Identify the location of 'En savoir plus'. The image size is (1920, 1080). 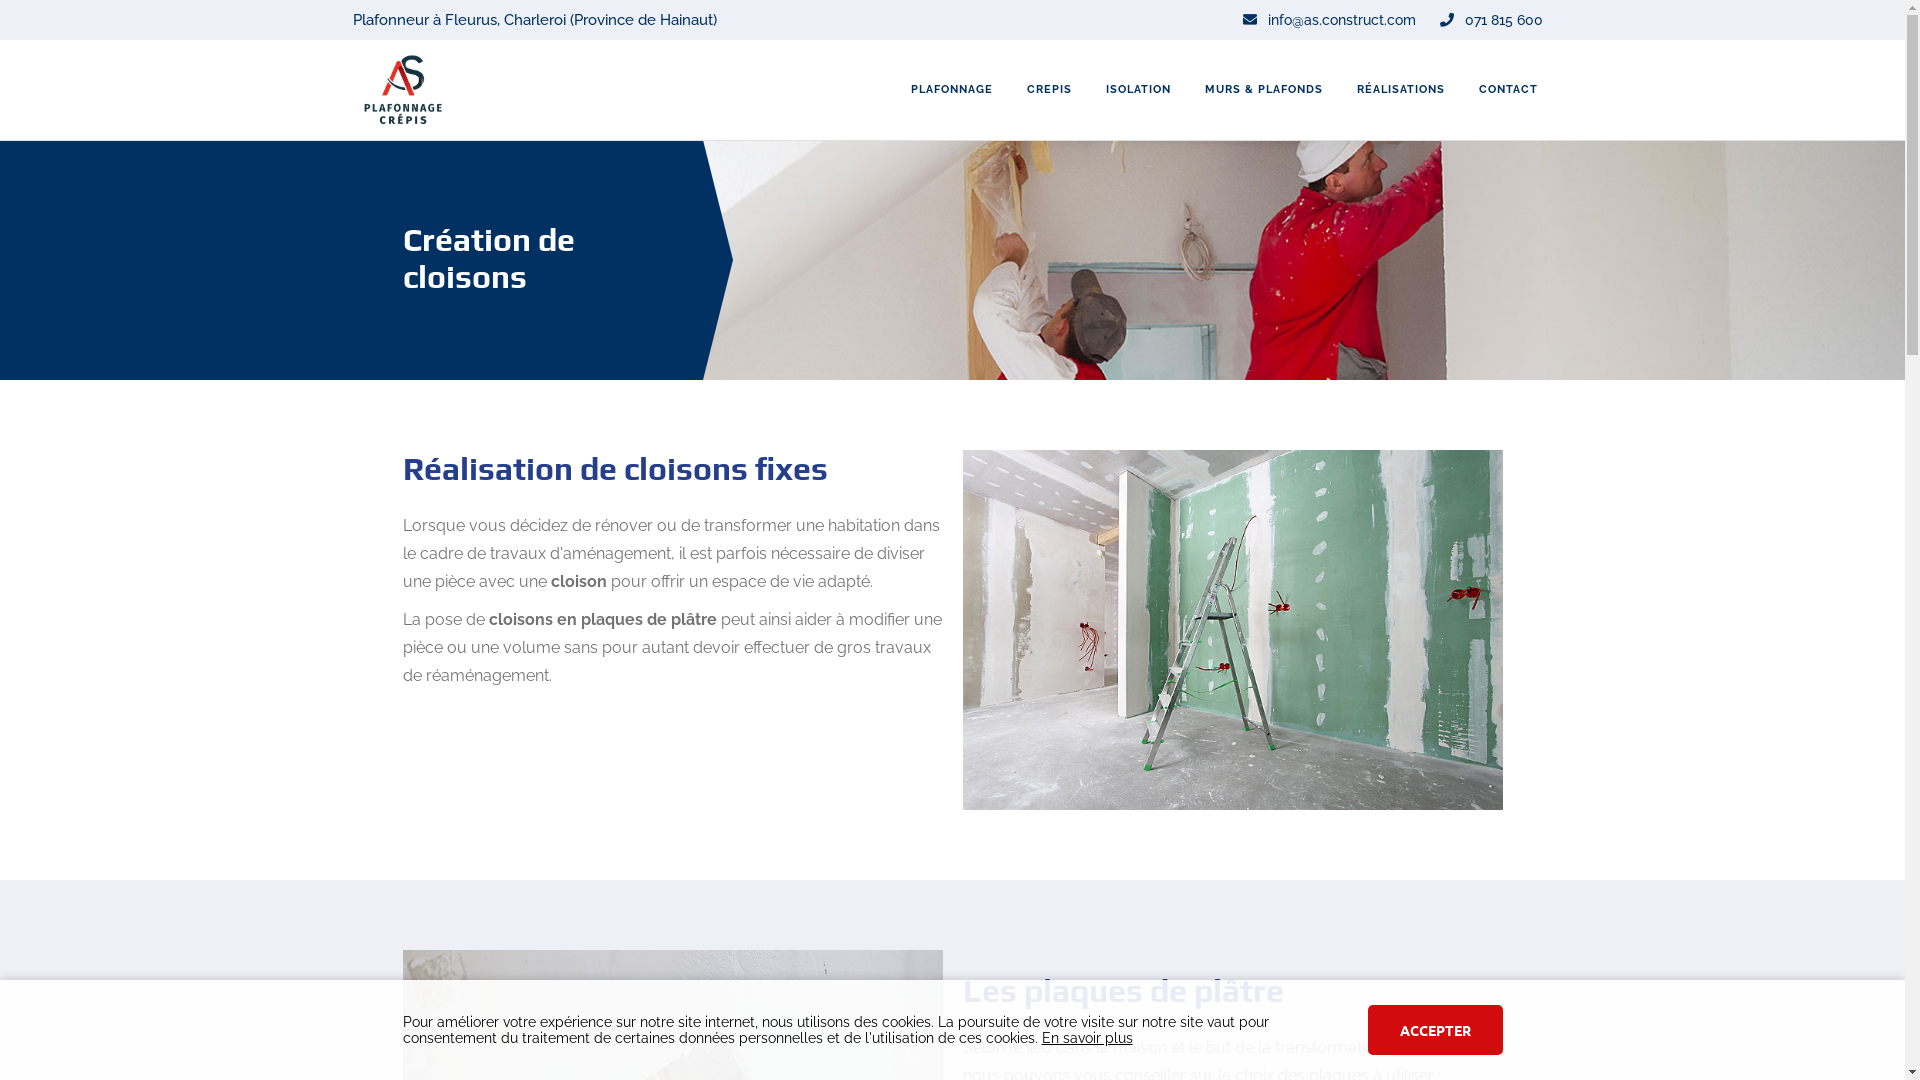
(1086, 1036).